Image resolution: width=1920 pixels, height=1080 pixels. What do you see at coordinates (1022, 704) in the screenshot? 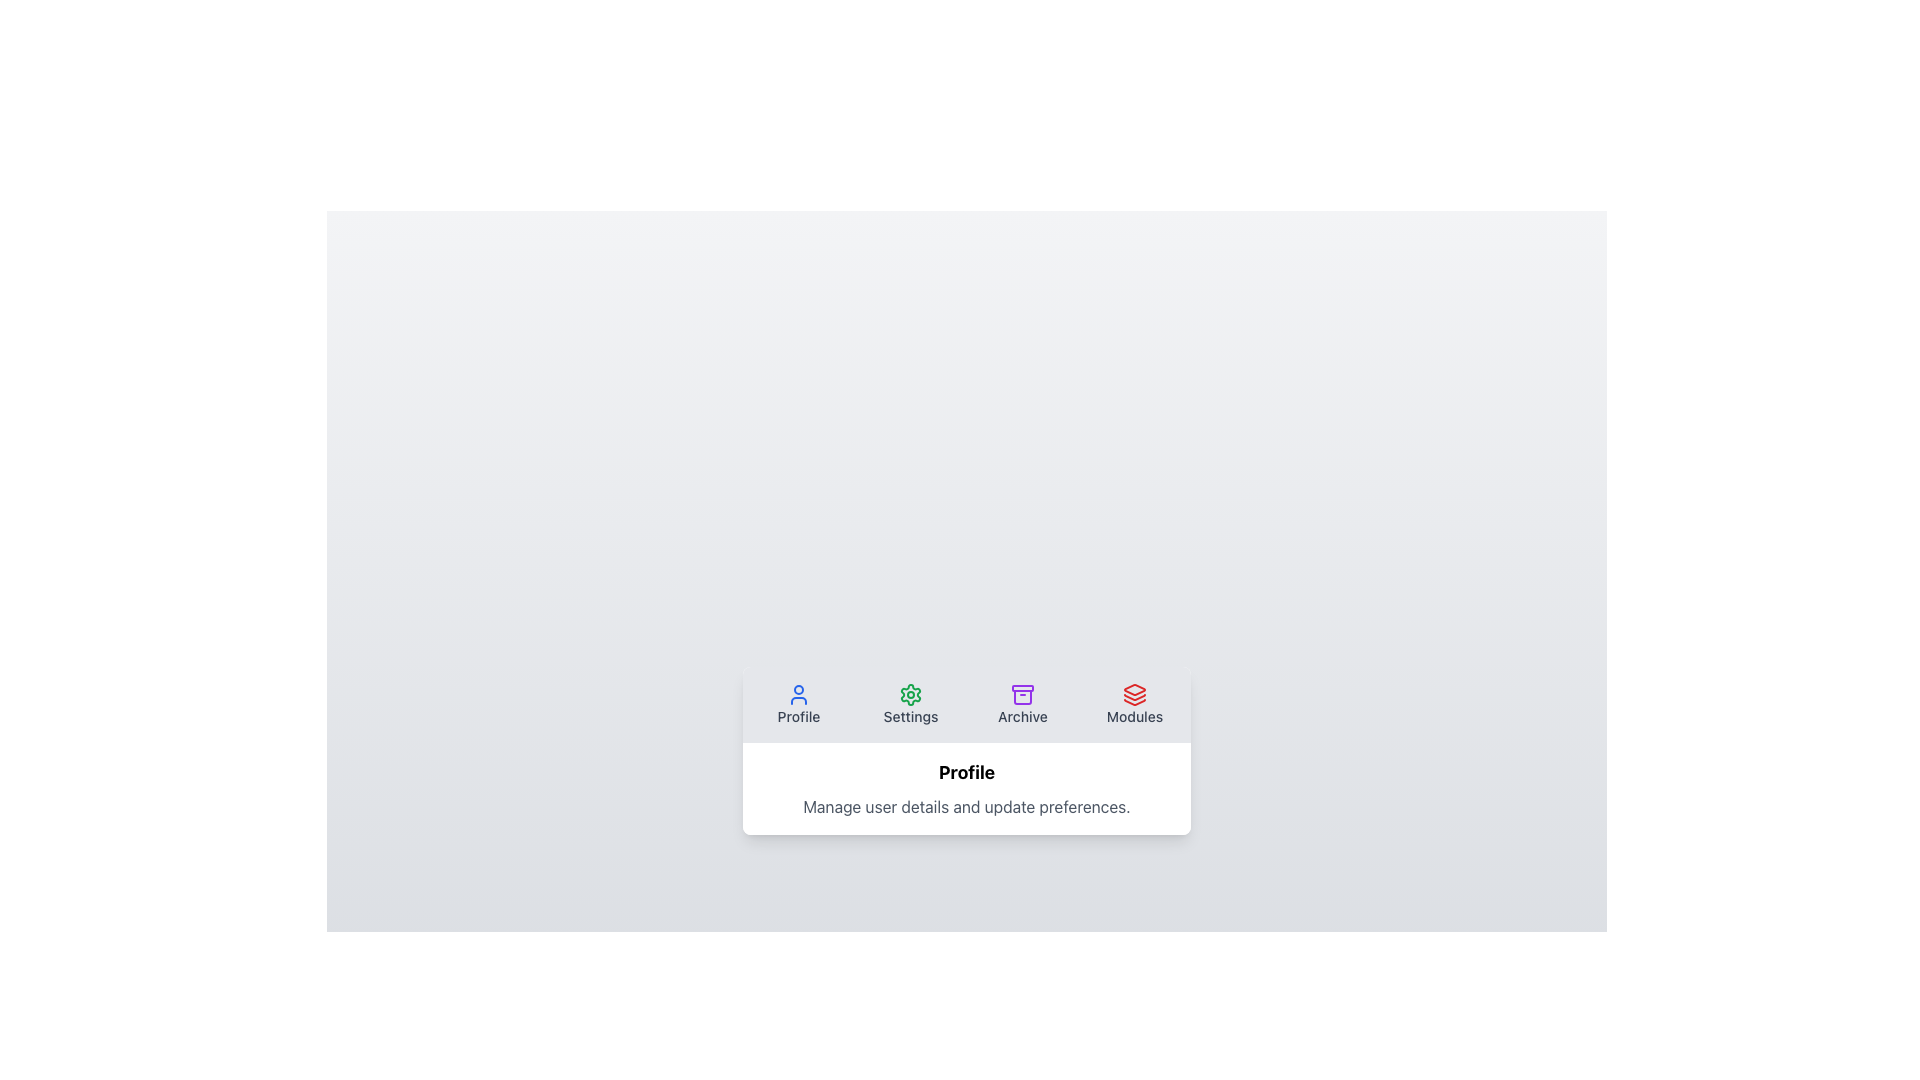
I see `the 'Archive' UI element, which contains an archive icon and the label 'Archive'` at bounding box center [1022, 704].